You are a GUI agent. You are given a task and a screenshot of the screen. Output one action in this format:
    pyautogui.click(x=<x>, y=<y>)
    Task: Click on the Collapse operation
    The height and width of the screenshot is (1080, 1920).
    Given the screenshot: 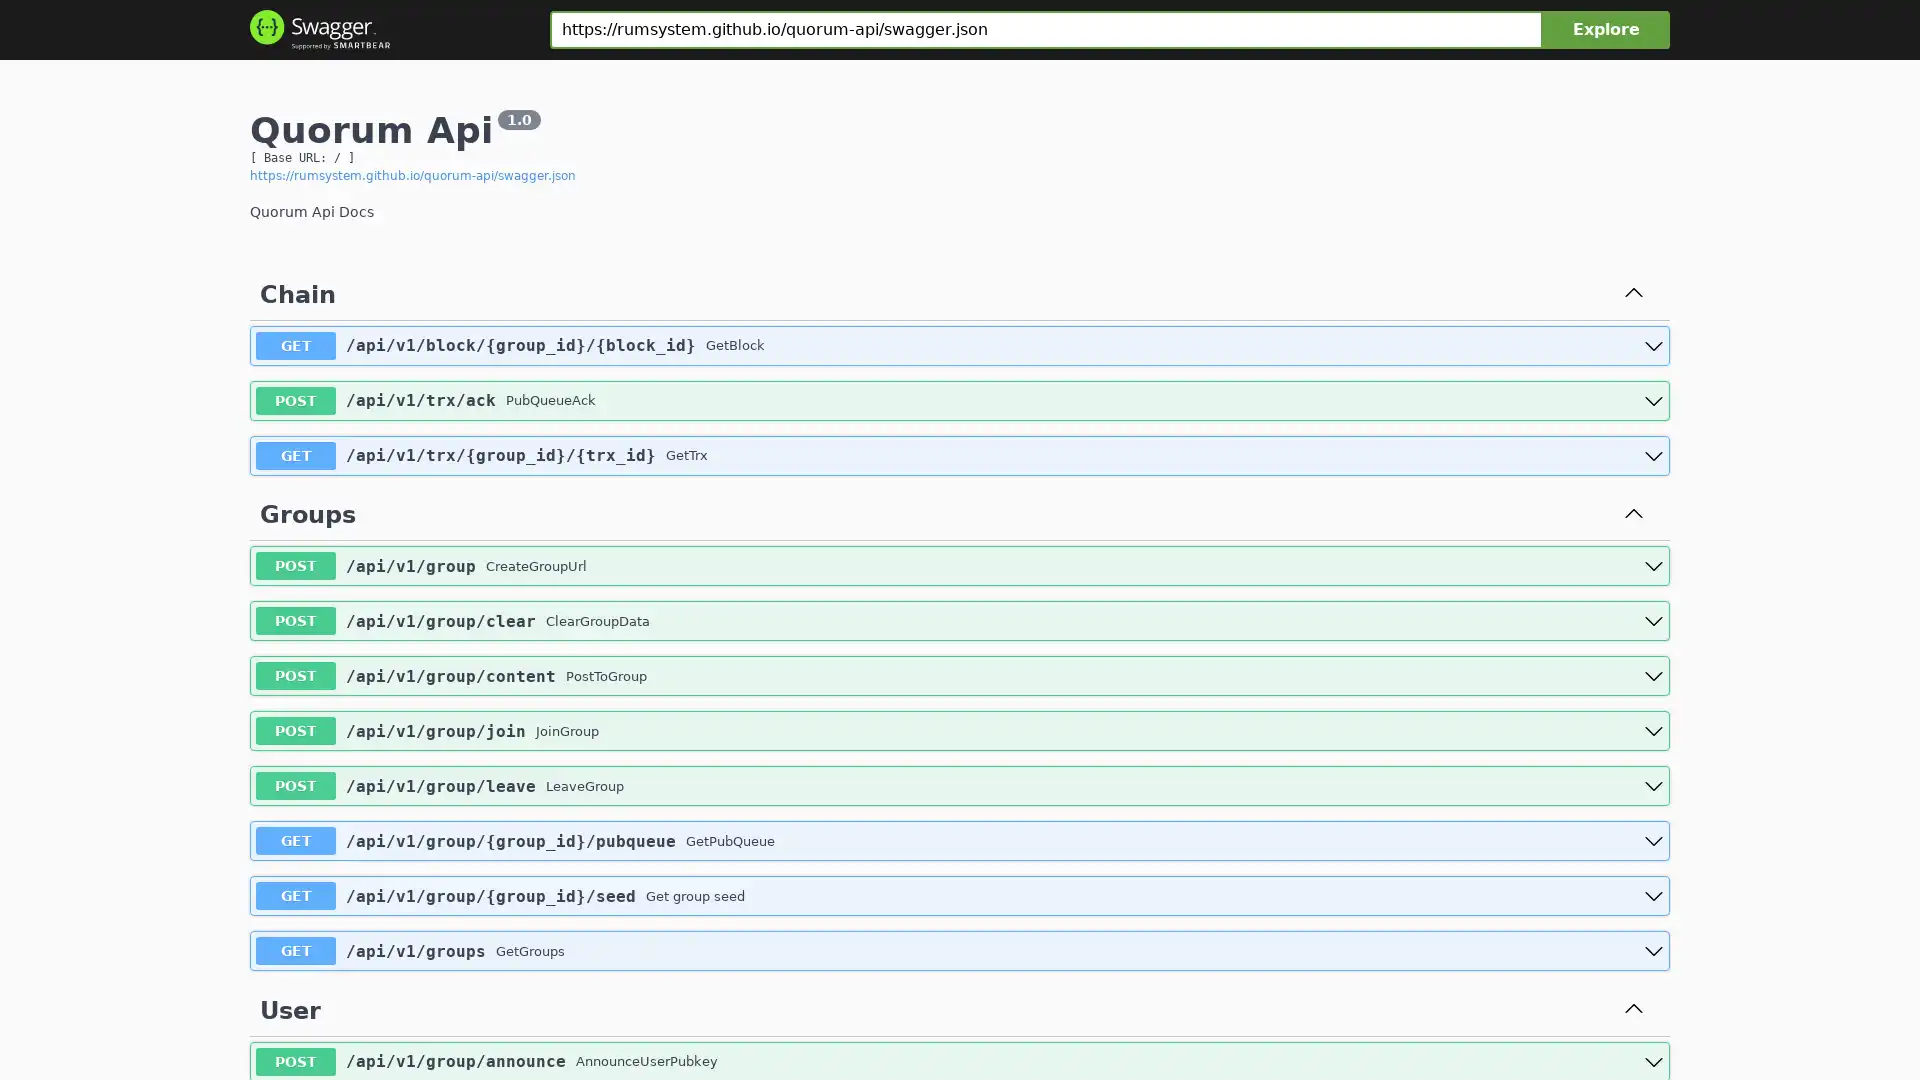 What is the action you would take?
    pyautogui.click(x=1633, y=294)
    